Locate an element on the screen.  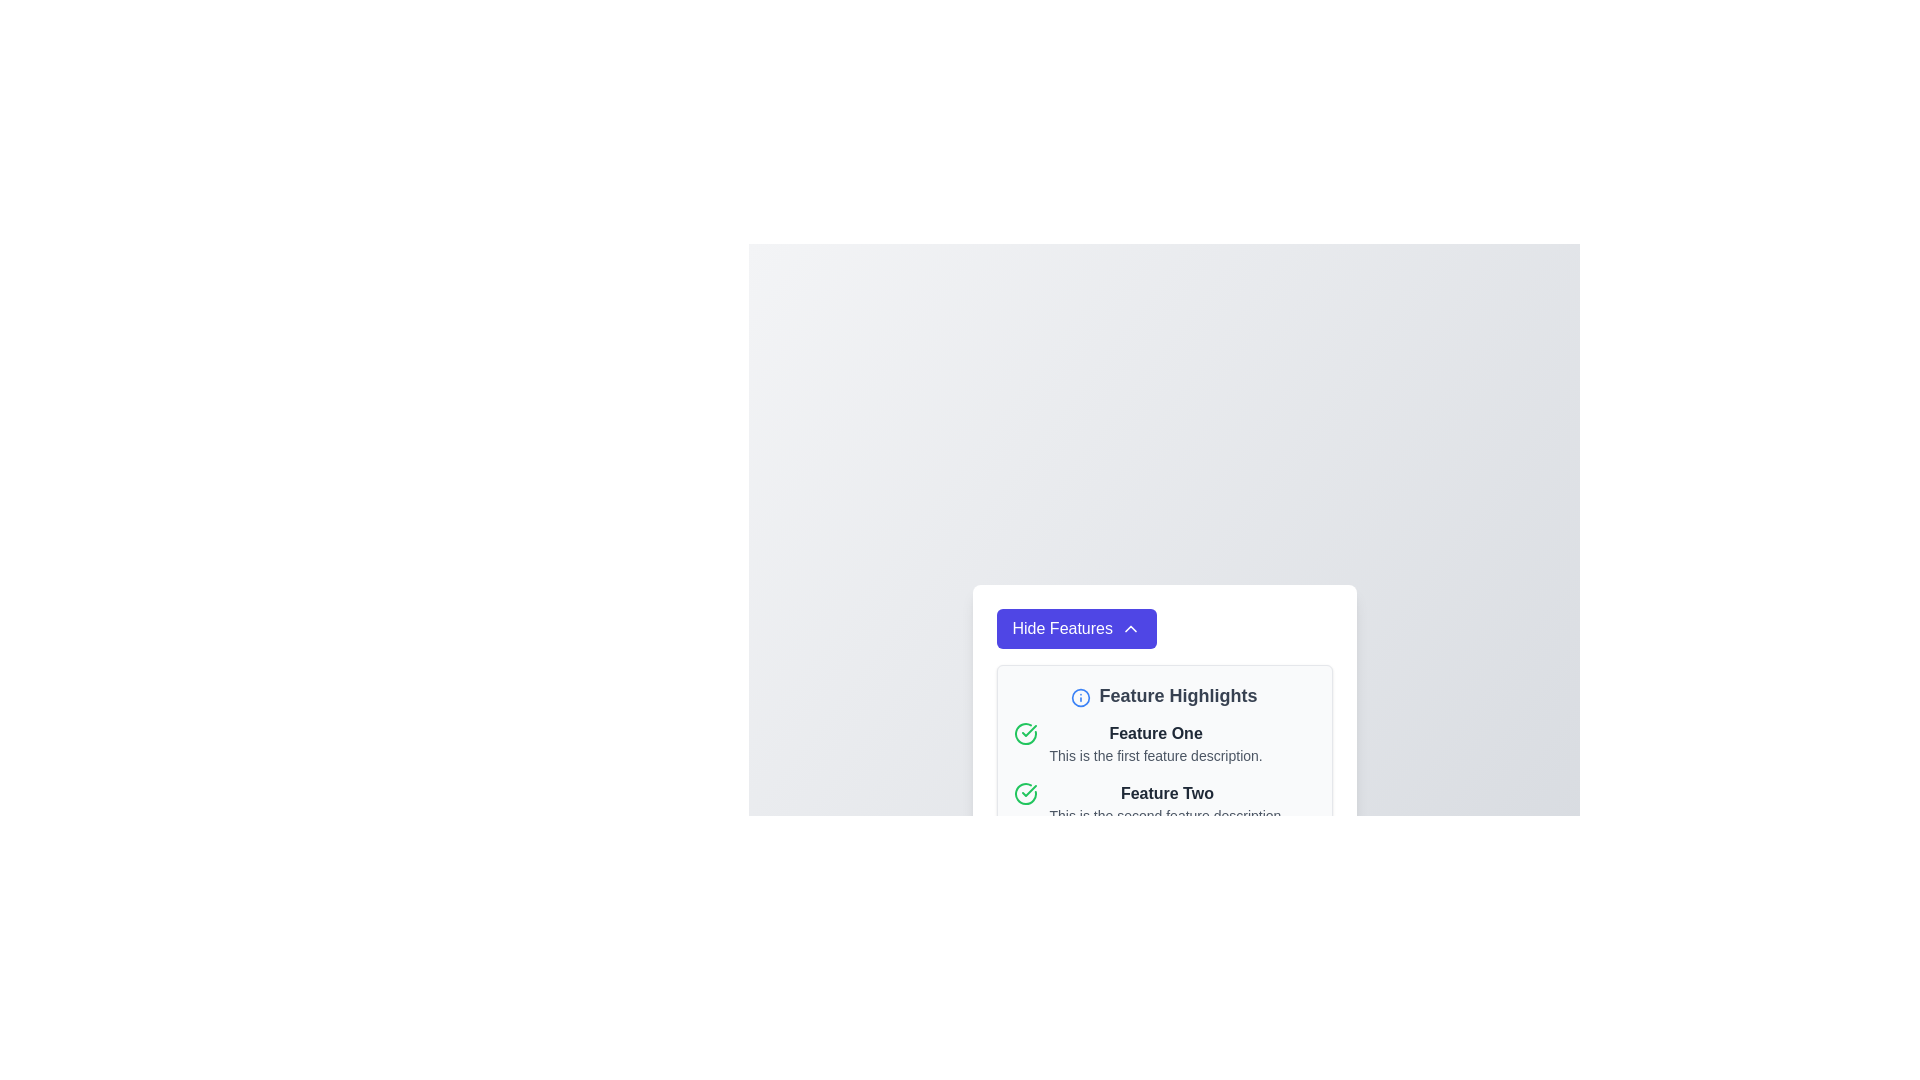
the second descriptive text block under the 'Feature Highlights' section to interact with related elements is located at coordinates (1166, 802).